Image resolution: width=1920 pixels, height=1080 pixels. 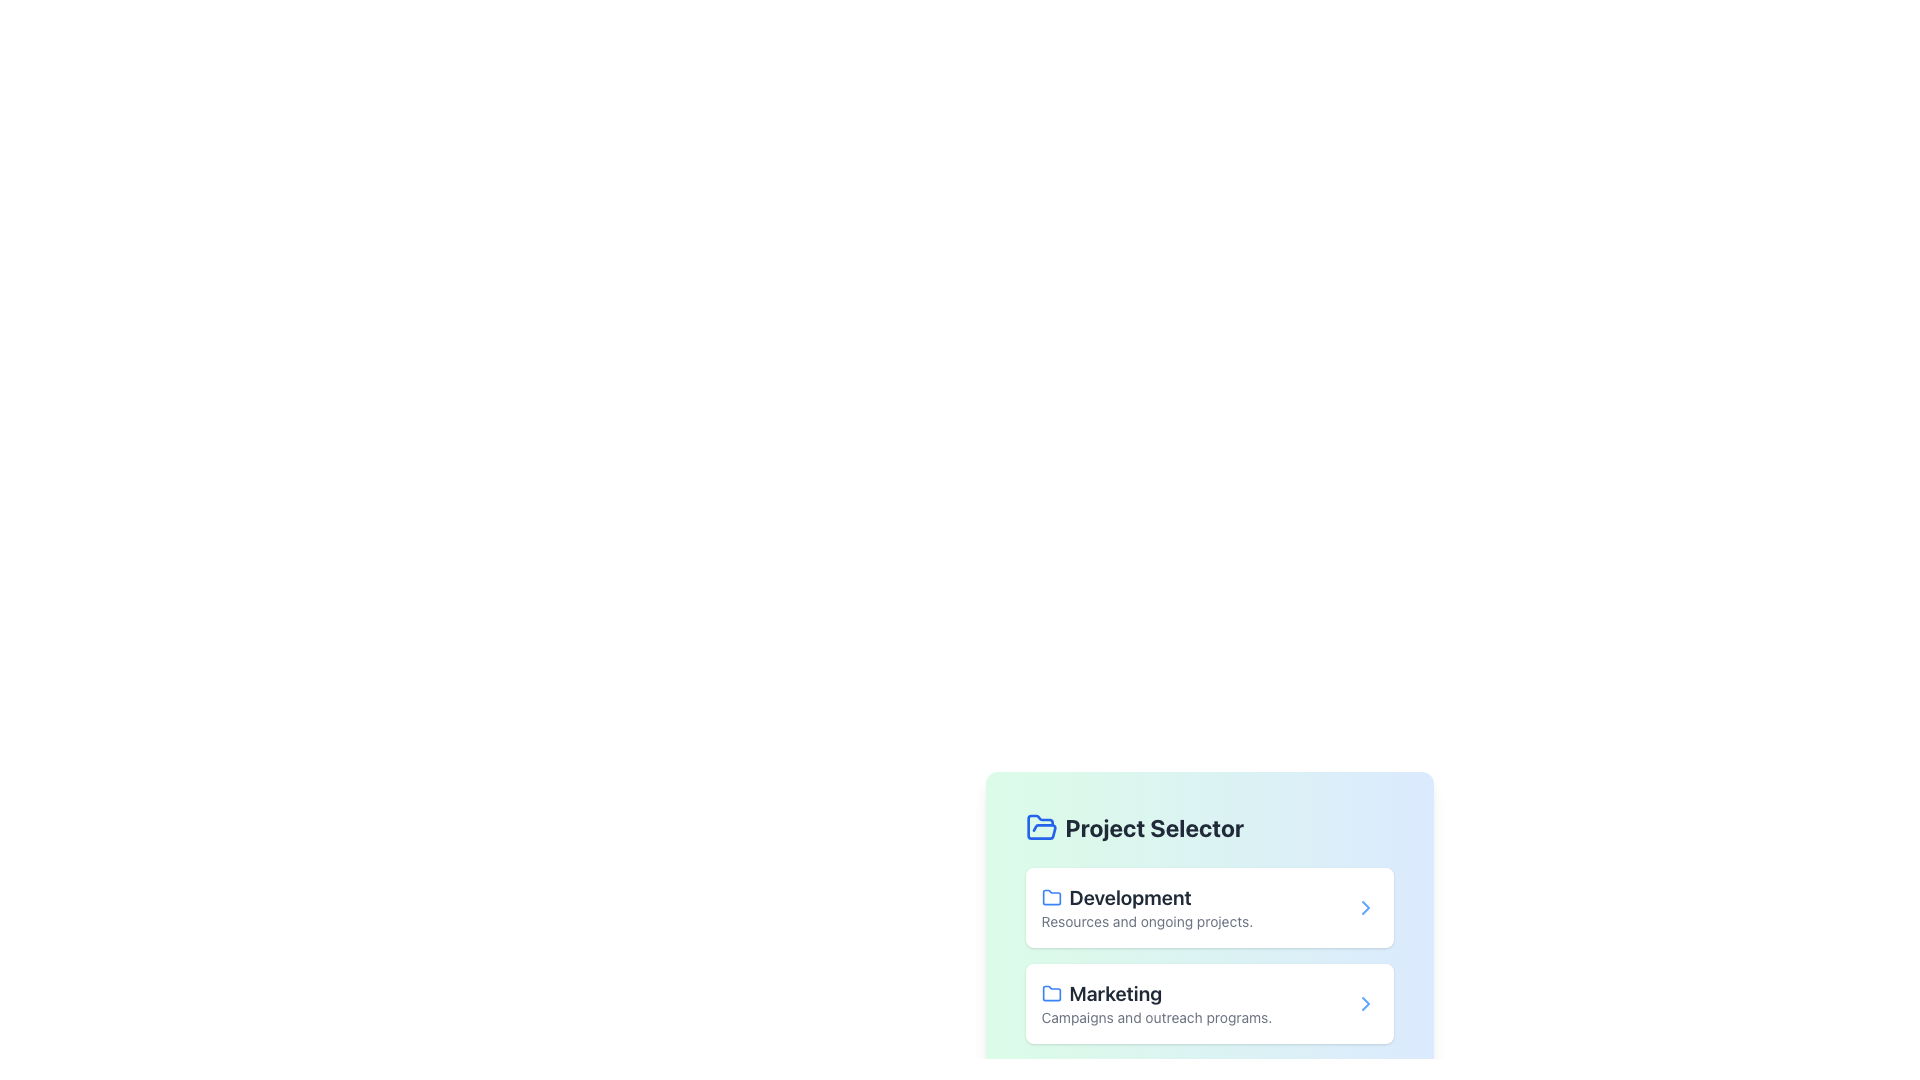 What do you see at coordinates (1364, 907) in the screenshot?
I see `the icon in the 'Development' section of the 'Project Selector' interface` at bounding box center [1364, 907].